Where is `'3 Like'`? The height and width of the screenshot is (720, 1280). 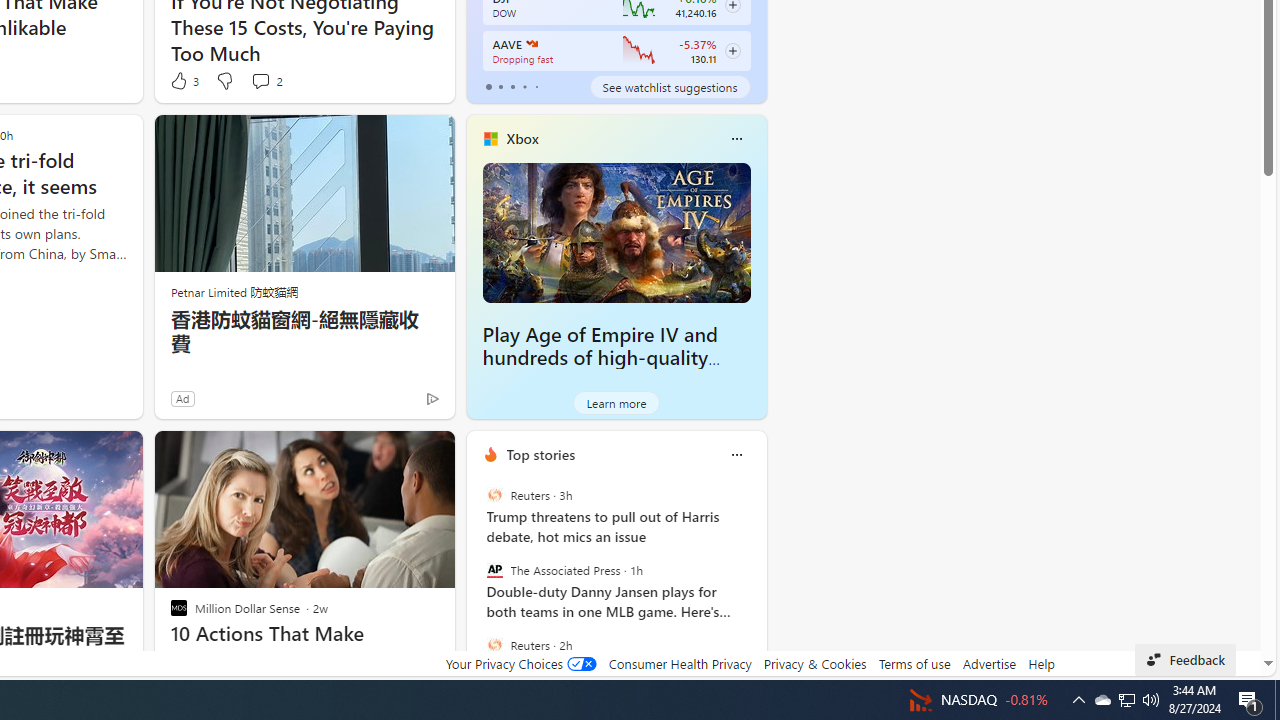 '3 Like' is located at coordinates (183, 80).